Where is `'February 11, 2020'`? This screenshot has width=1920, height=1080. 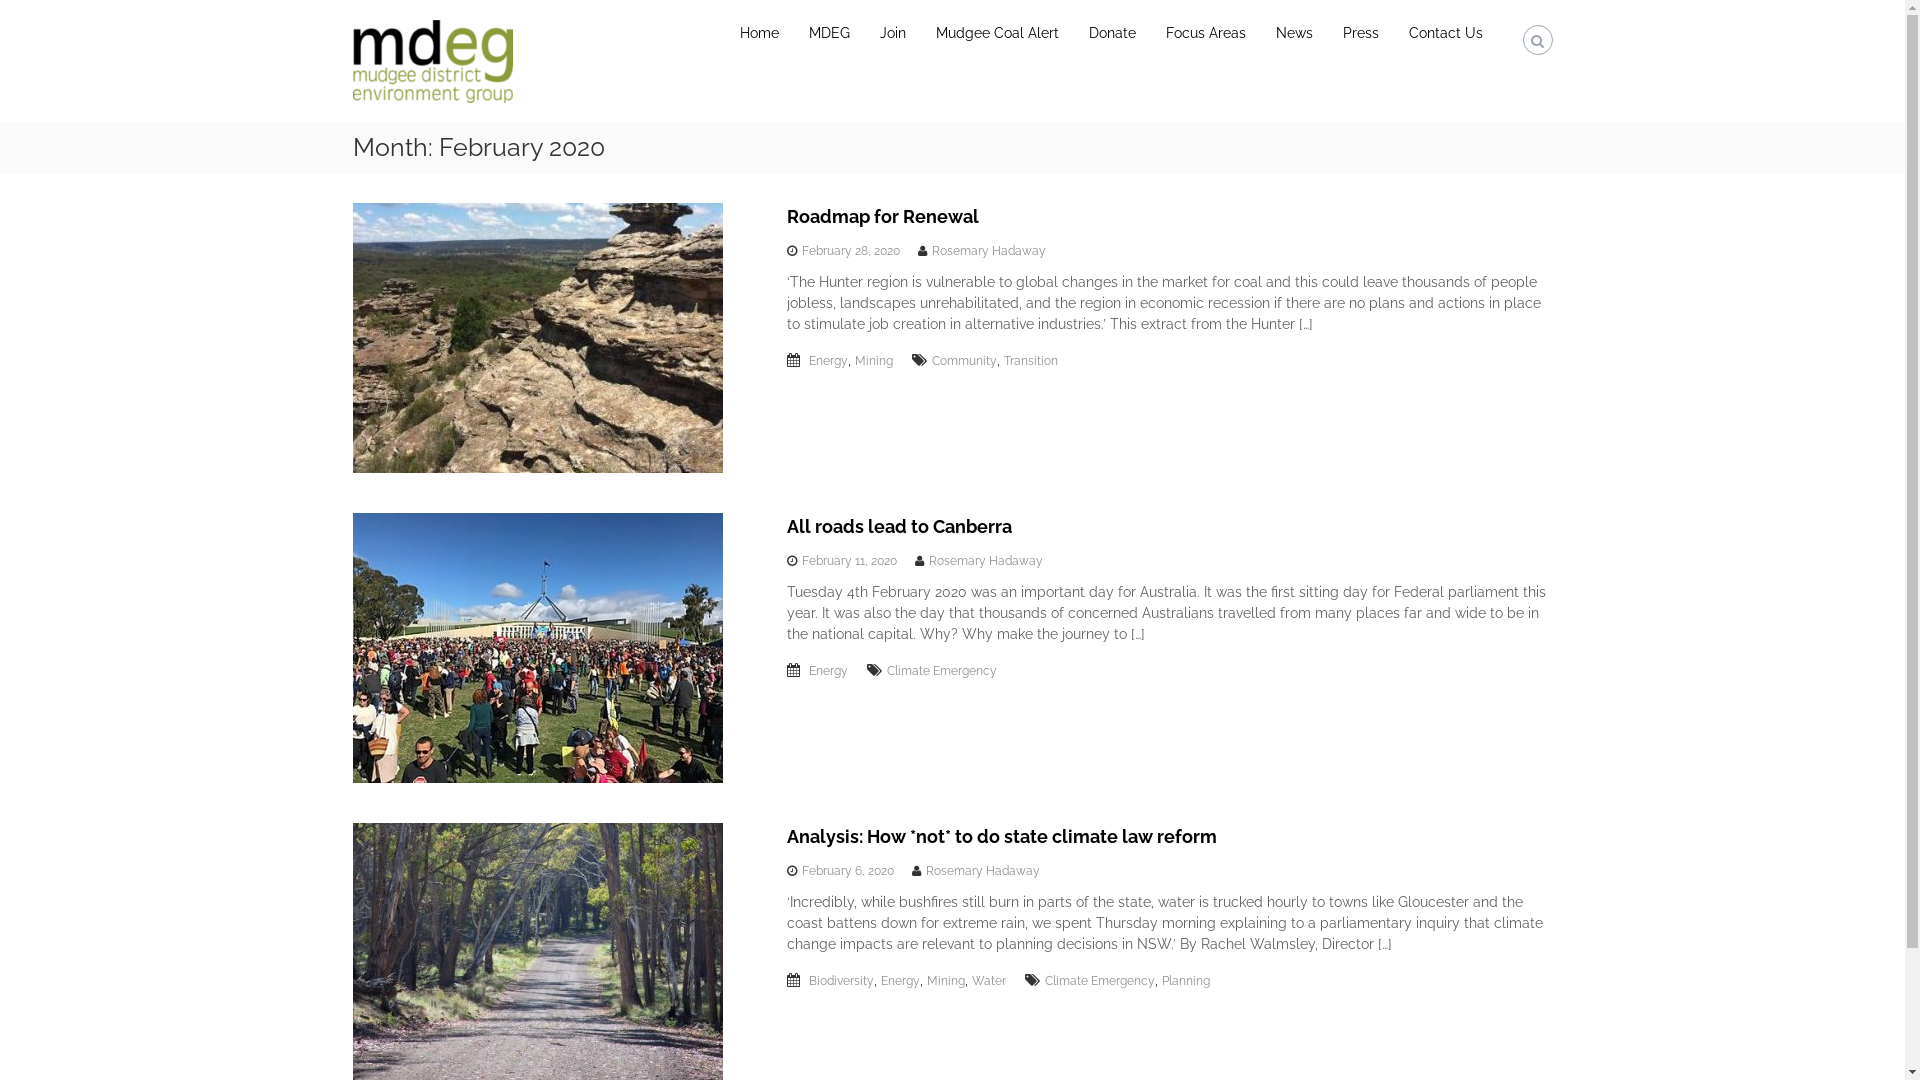
'February 11, 2020' is located at coordinates (849, 560).